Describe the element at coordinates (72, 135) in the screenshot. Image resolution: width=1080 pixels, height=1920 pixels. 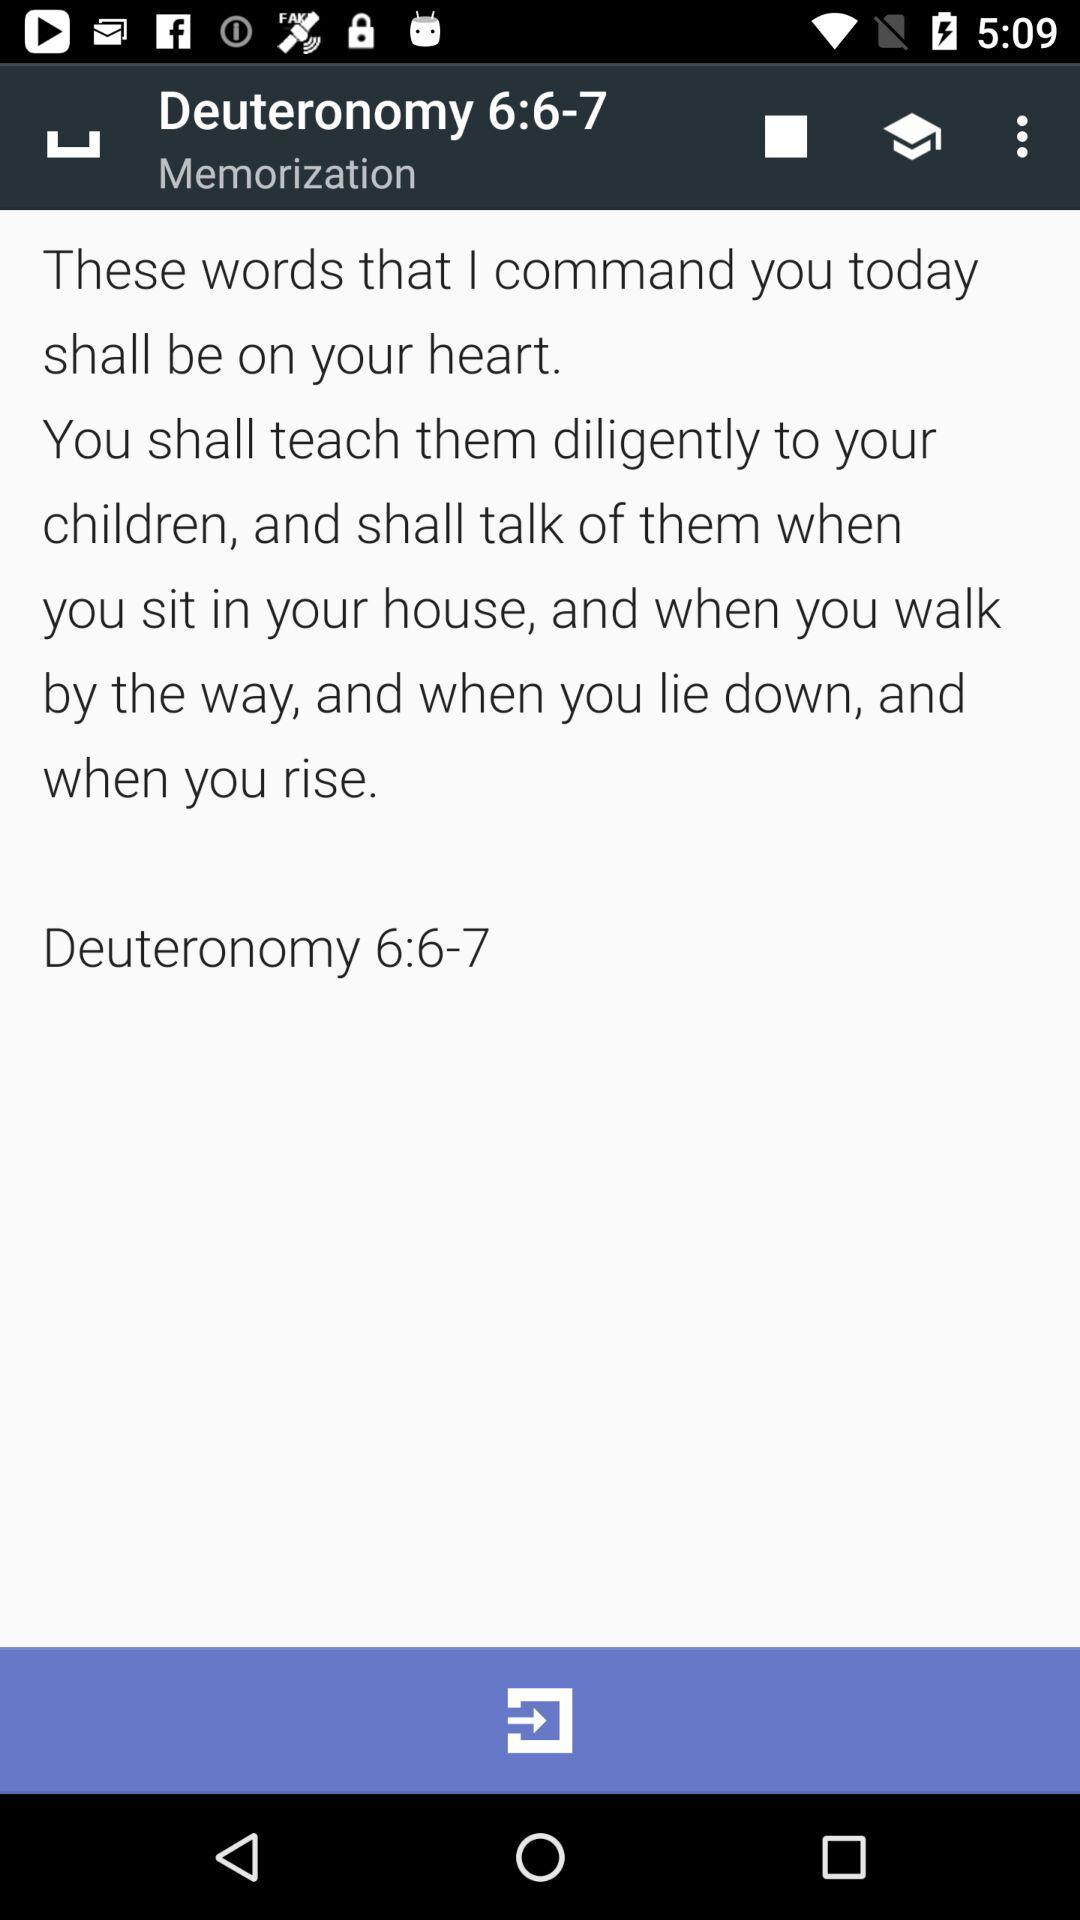
I see `icon to the left of deuteronomy 6 6 icon` at that location.